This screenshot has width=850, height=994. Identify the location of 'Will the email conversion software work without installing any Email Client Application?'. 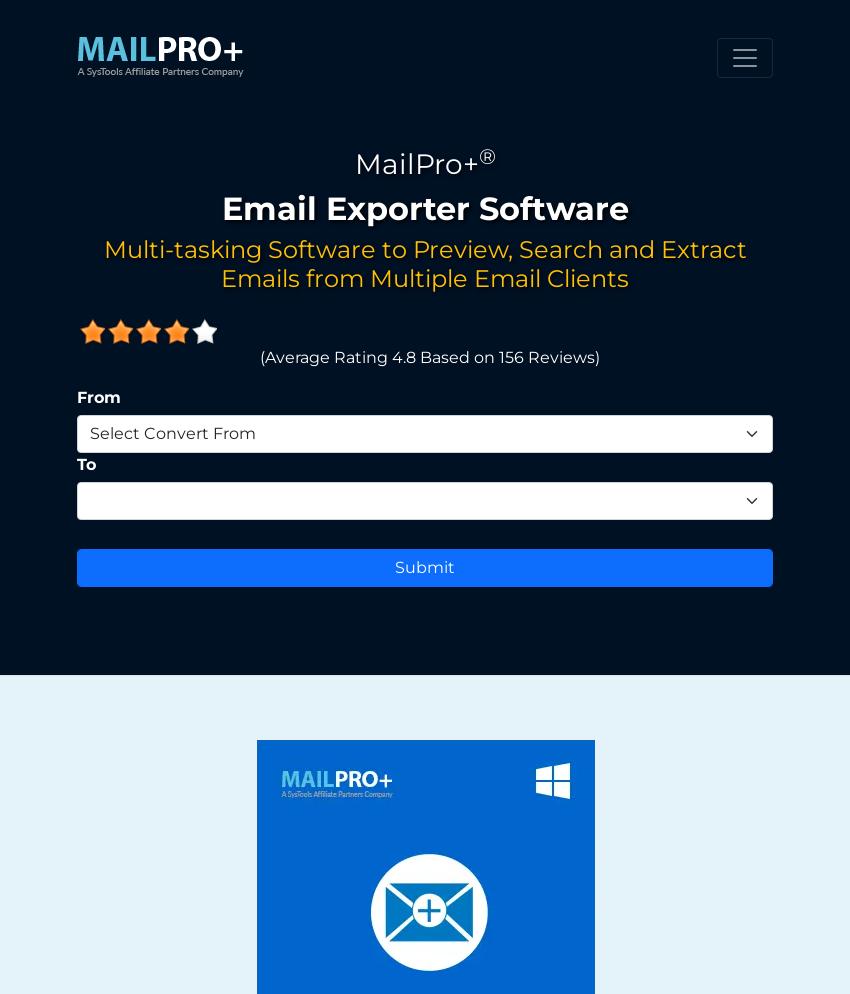
(391, 267).